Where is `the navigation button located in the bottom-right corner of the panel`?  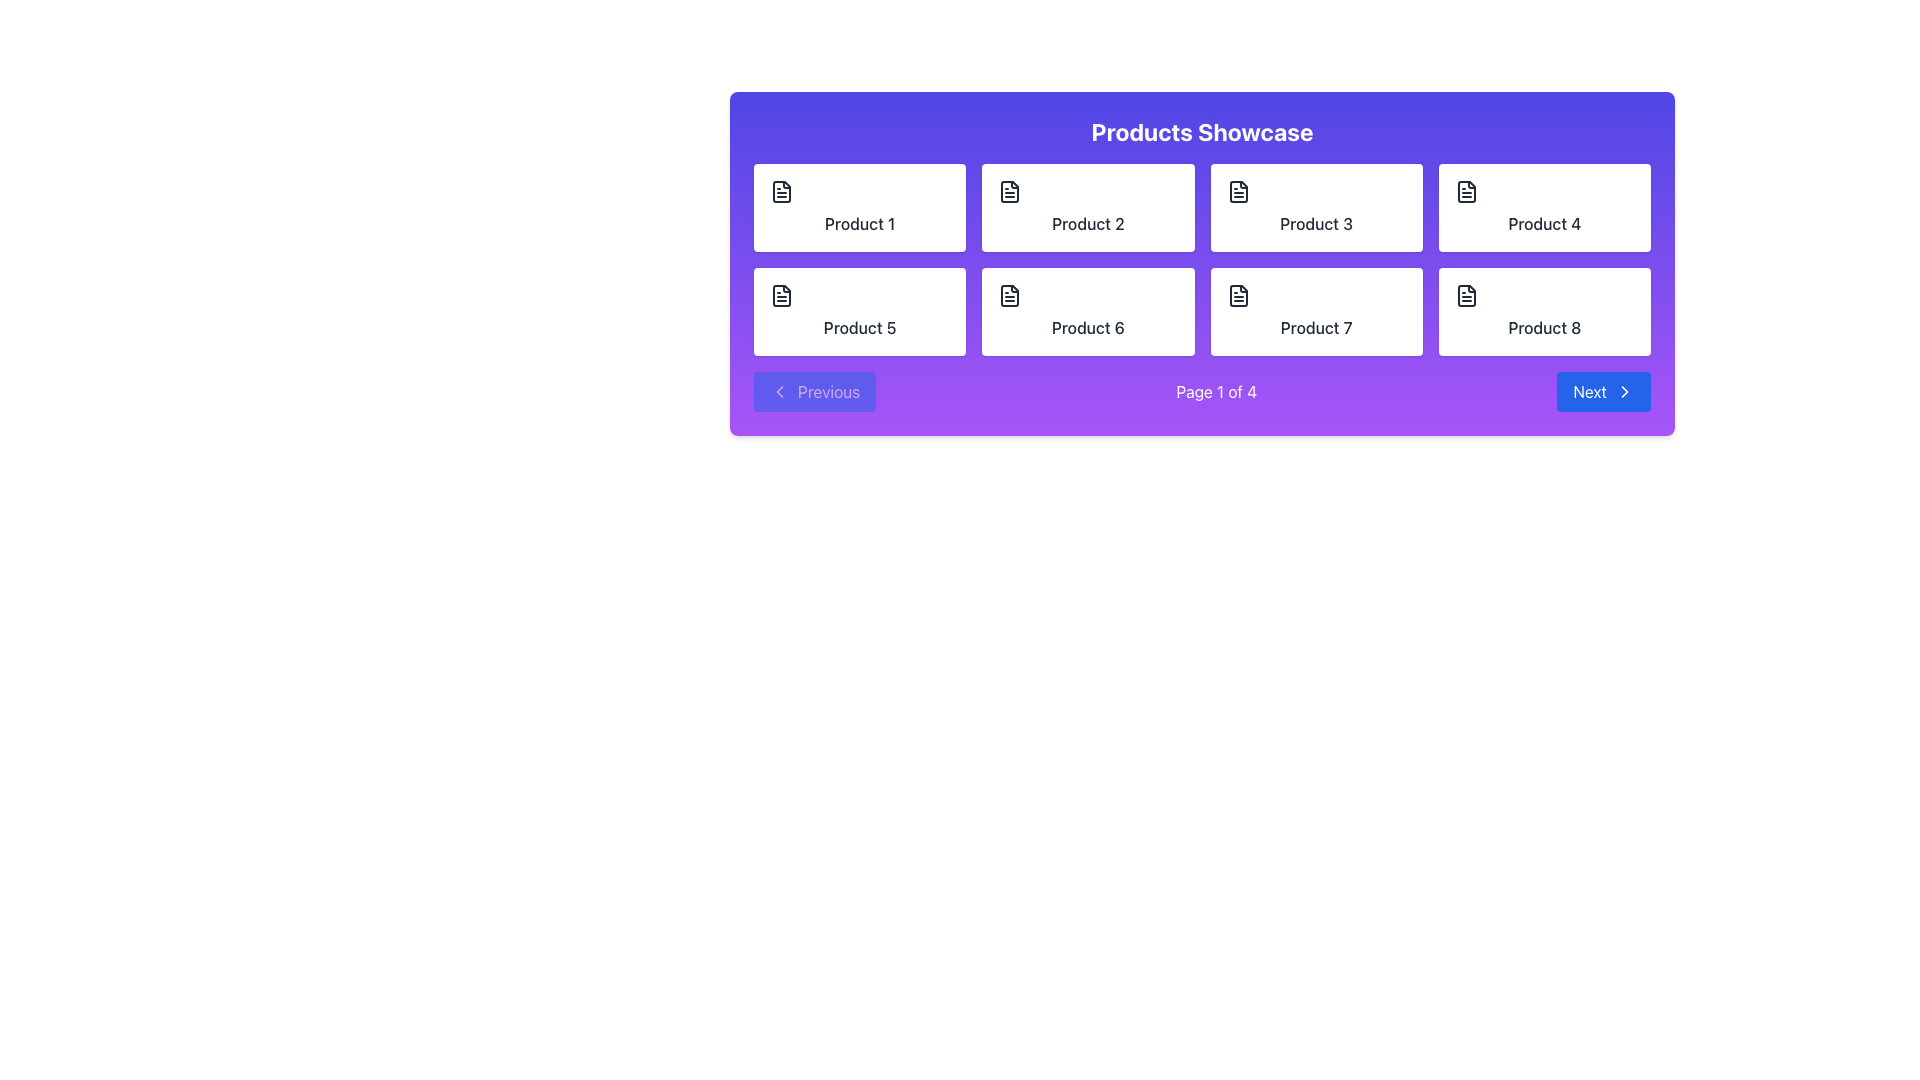 the navigation button located in the bottom-right corner of the panel is located at coordinates (1604, 392).